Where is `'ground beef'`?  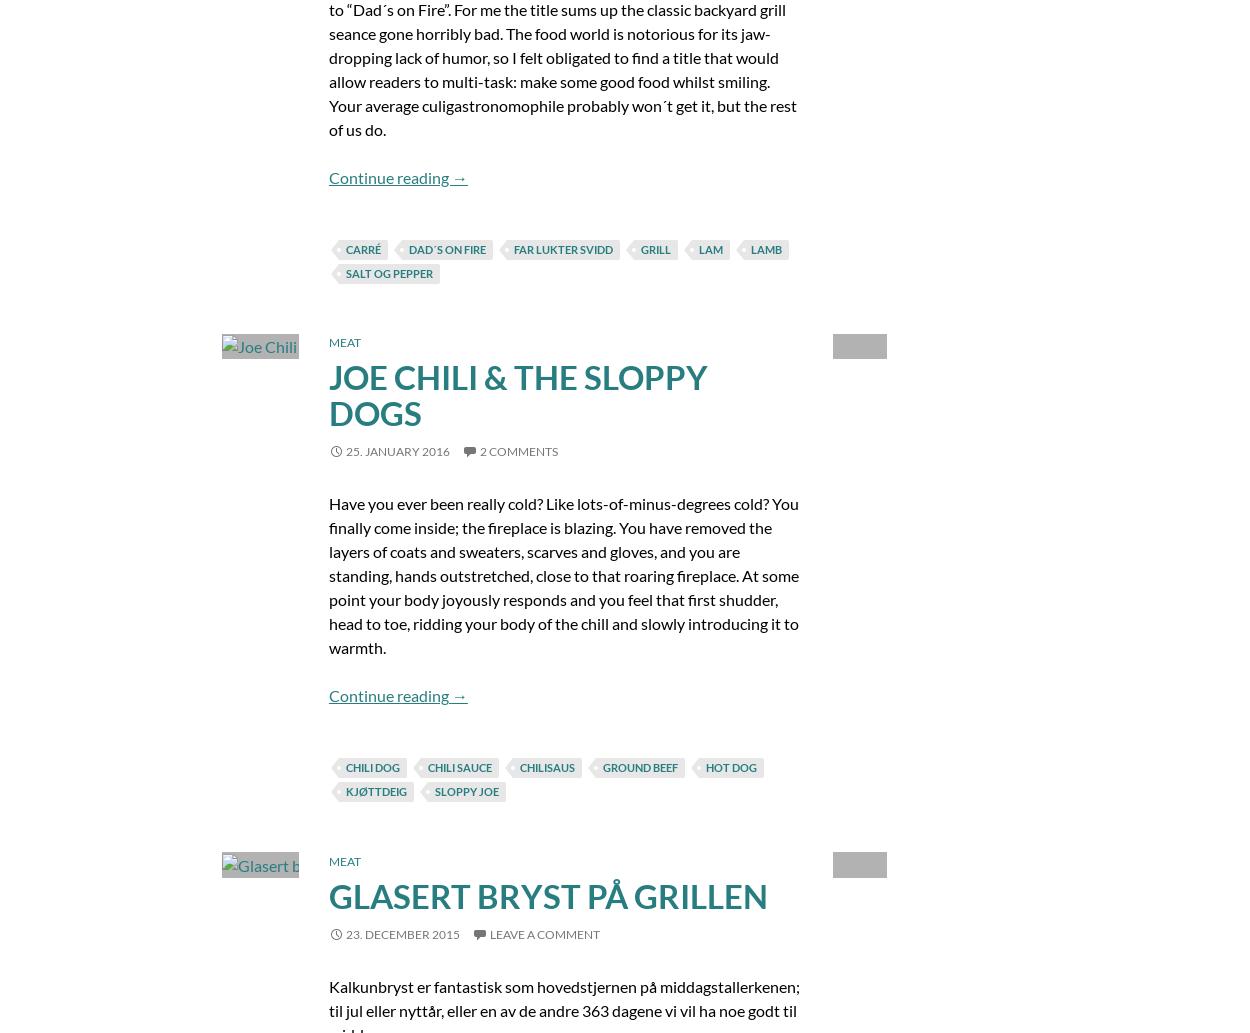
'ground beef' is located at coordinates (639, 767).